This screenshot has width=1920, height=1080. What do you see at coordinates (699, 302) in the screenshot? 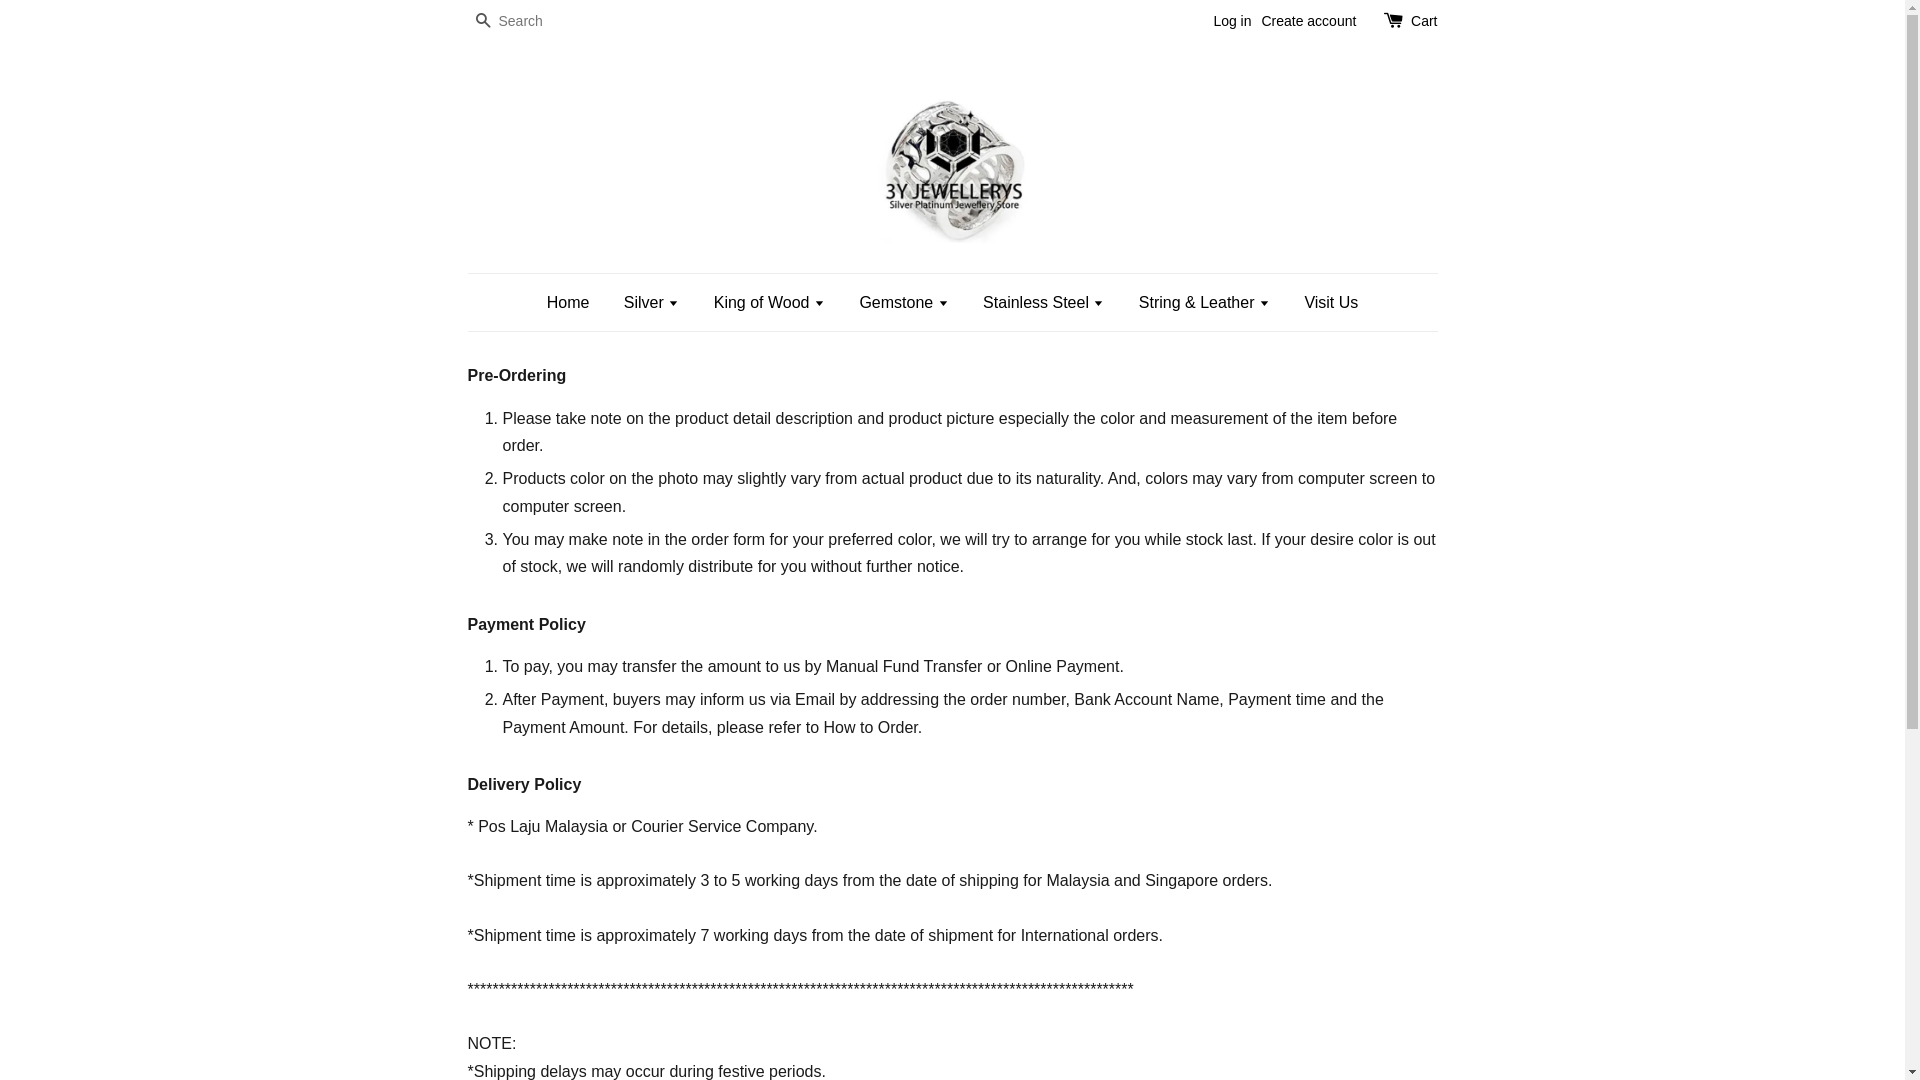
I see `'King of Wood'` at bounding box center [699, 302].